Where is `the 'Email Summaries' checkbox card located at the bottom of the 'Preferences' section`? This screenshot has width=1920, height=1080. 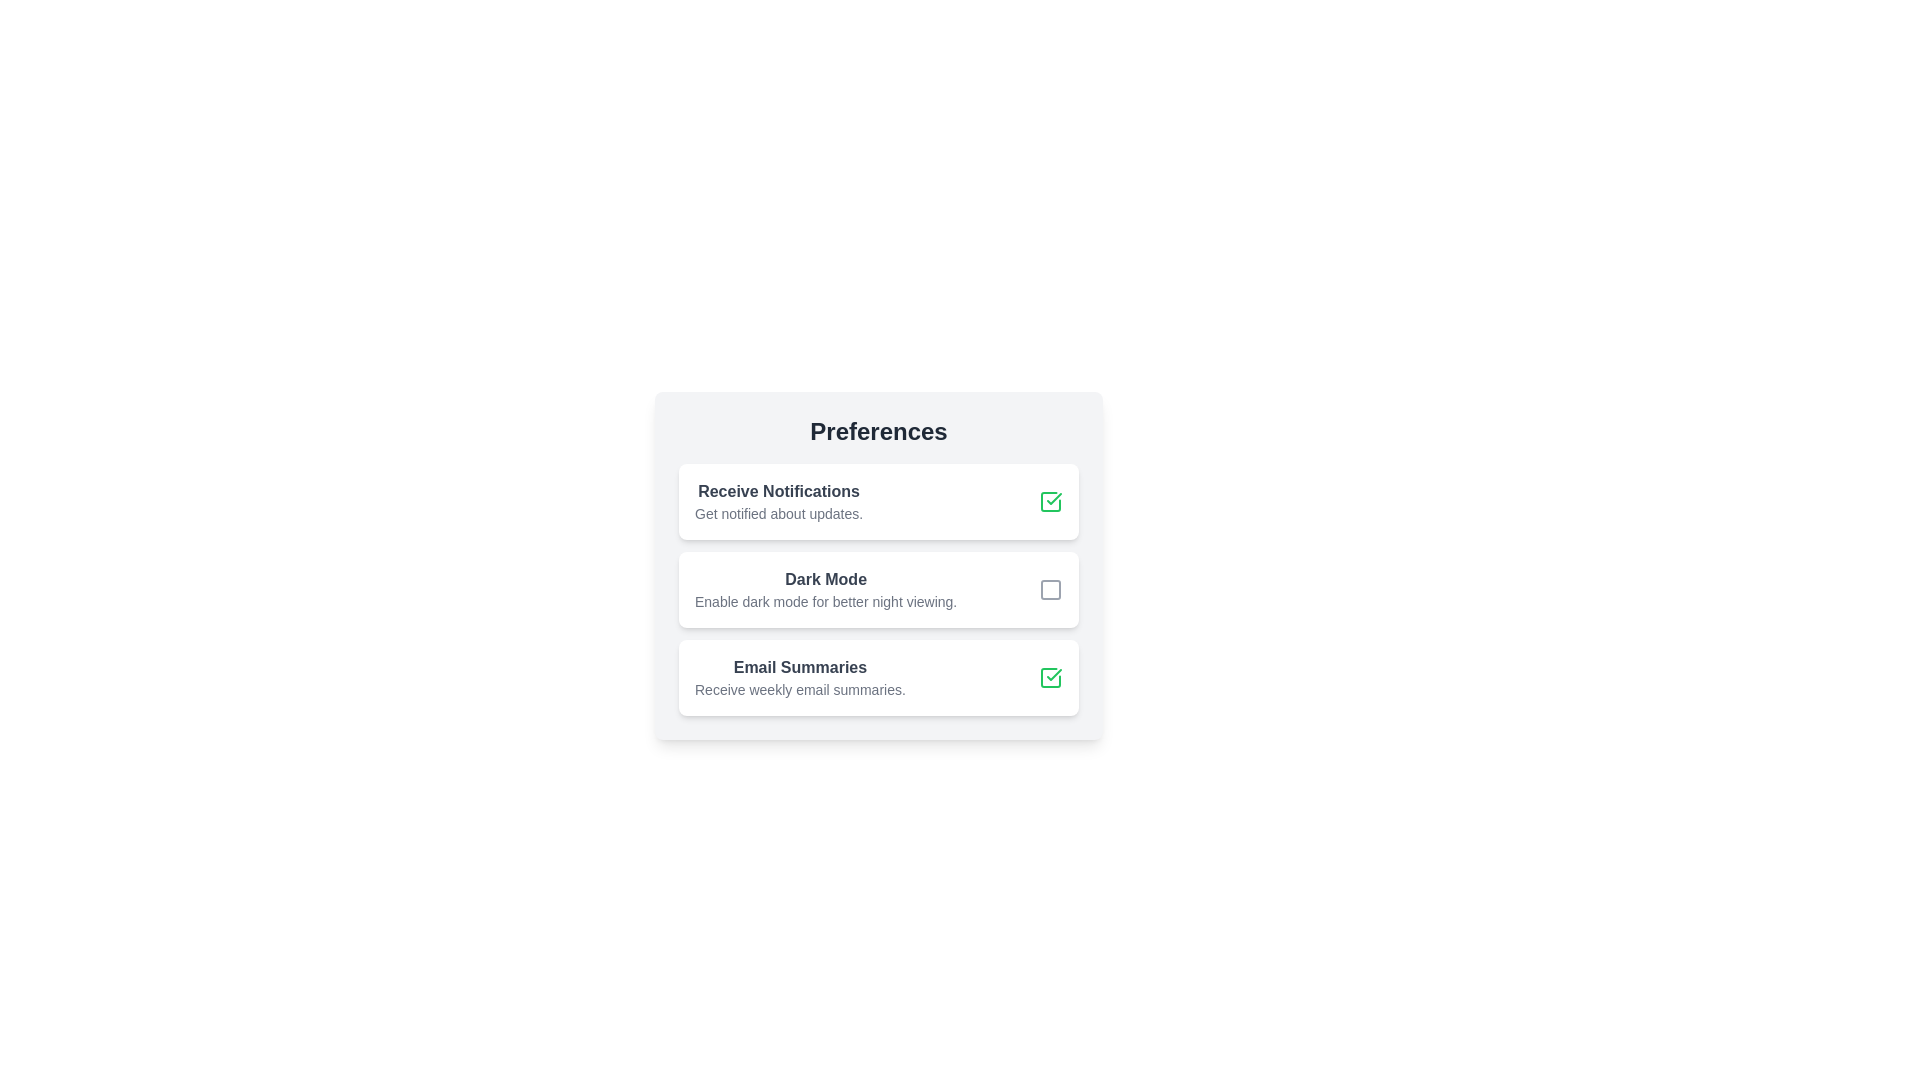
the 'Email Summaries' checkbox card located at the bottom of the 'Preferences' section is located at coordinates (878, 677).